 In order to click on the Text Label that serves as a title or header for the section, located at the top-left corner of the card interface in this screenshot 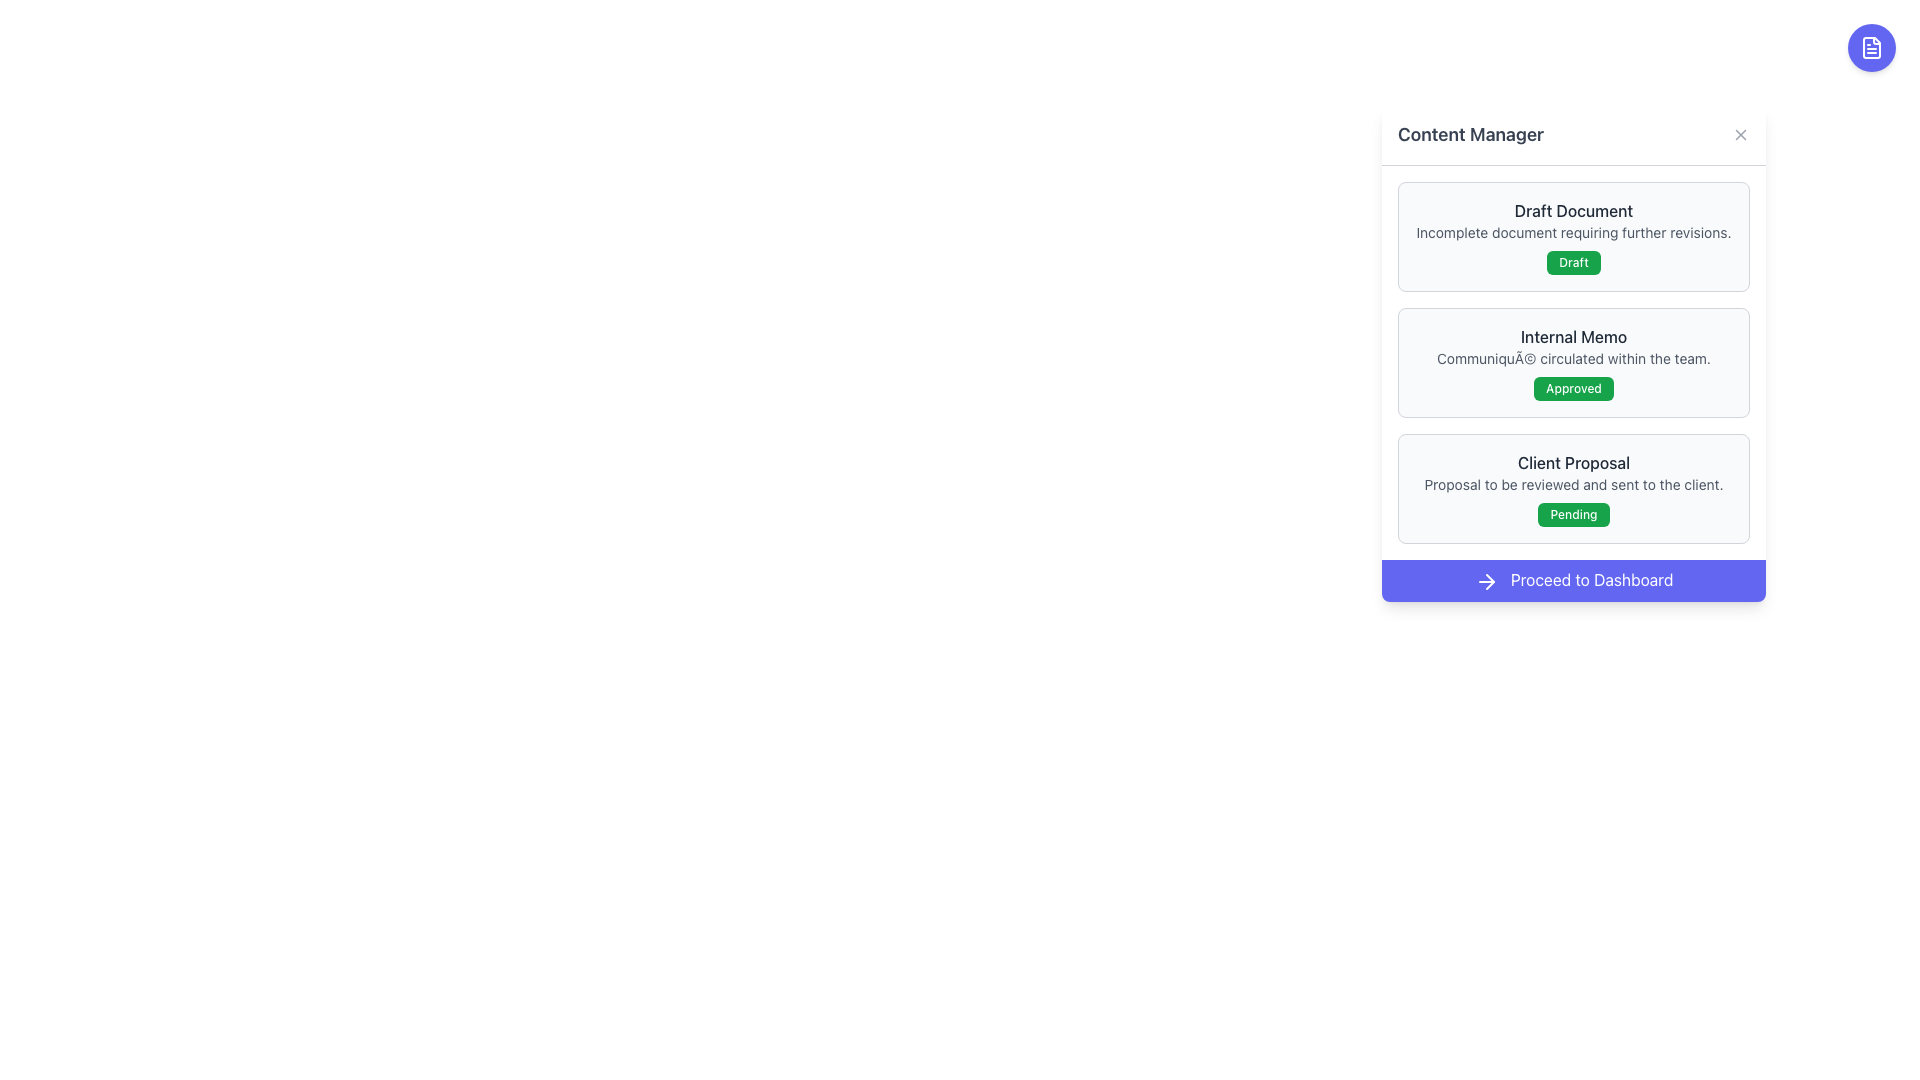, I will do `click(1471, 135)`.